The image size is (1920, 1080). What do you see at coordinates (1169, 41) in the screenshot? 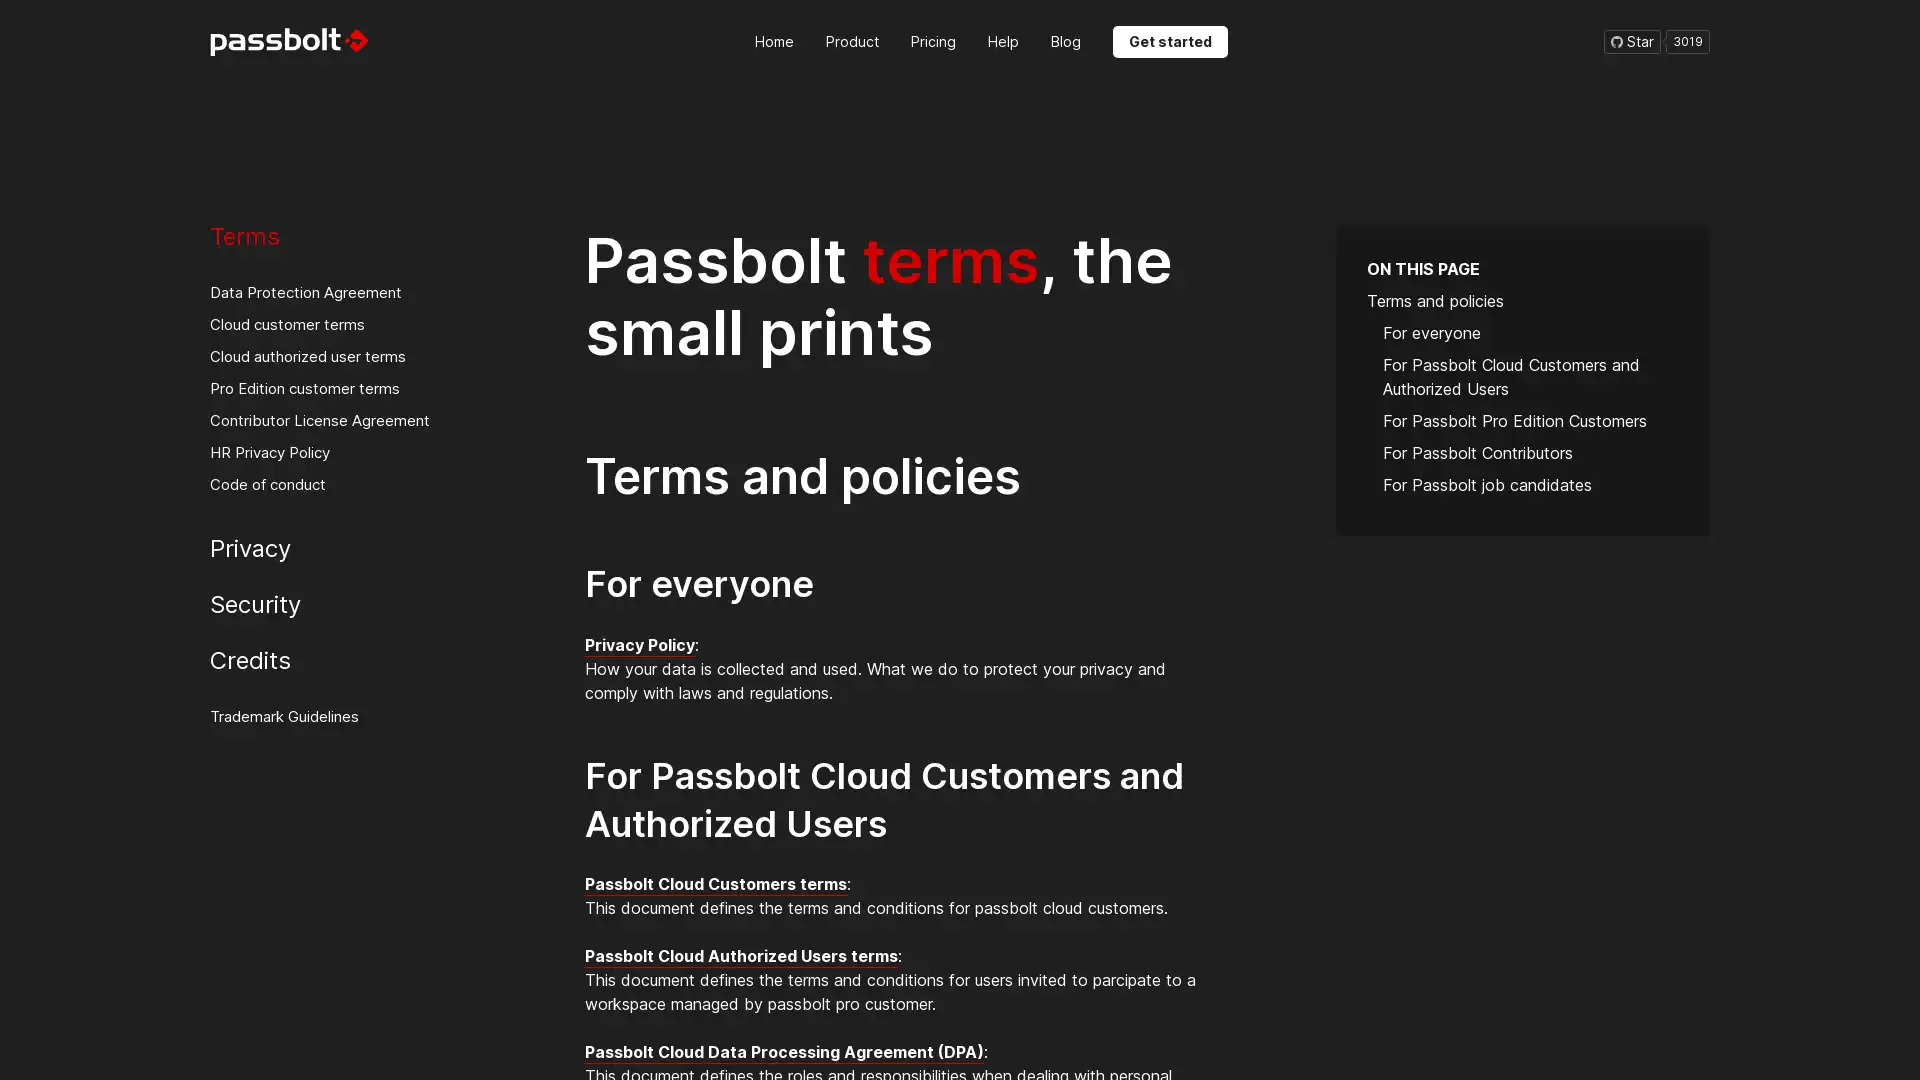
I see `Get started` at bounding box center [1169, 41].